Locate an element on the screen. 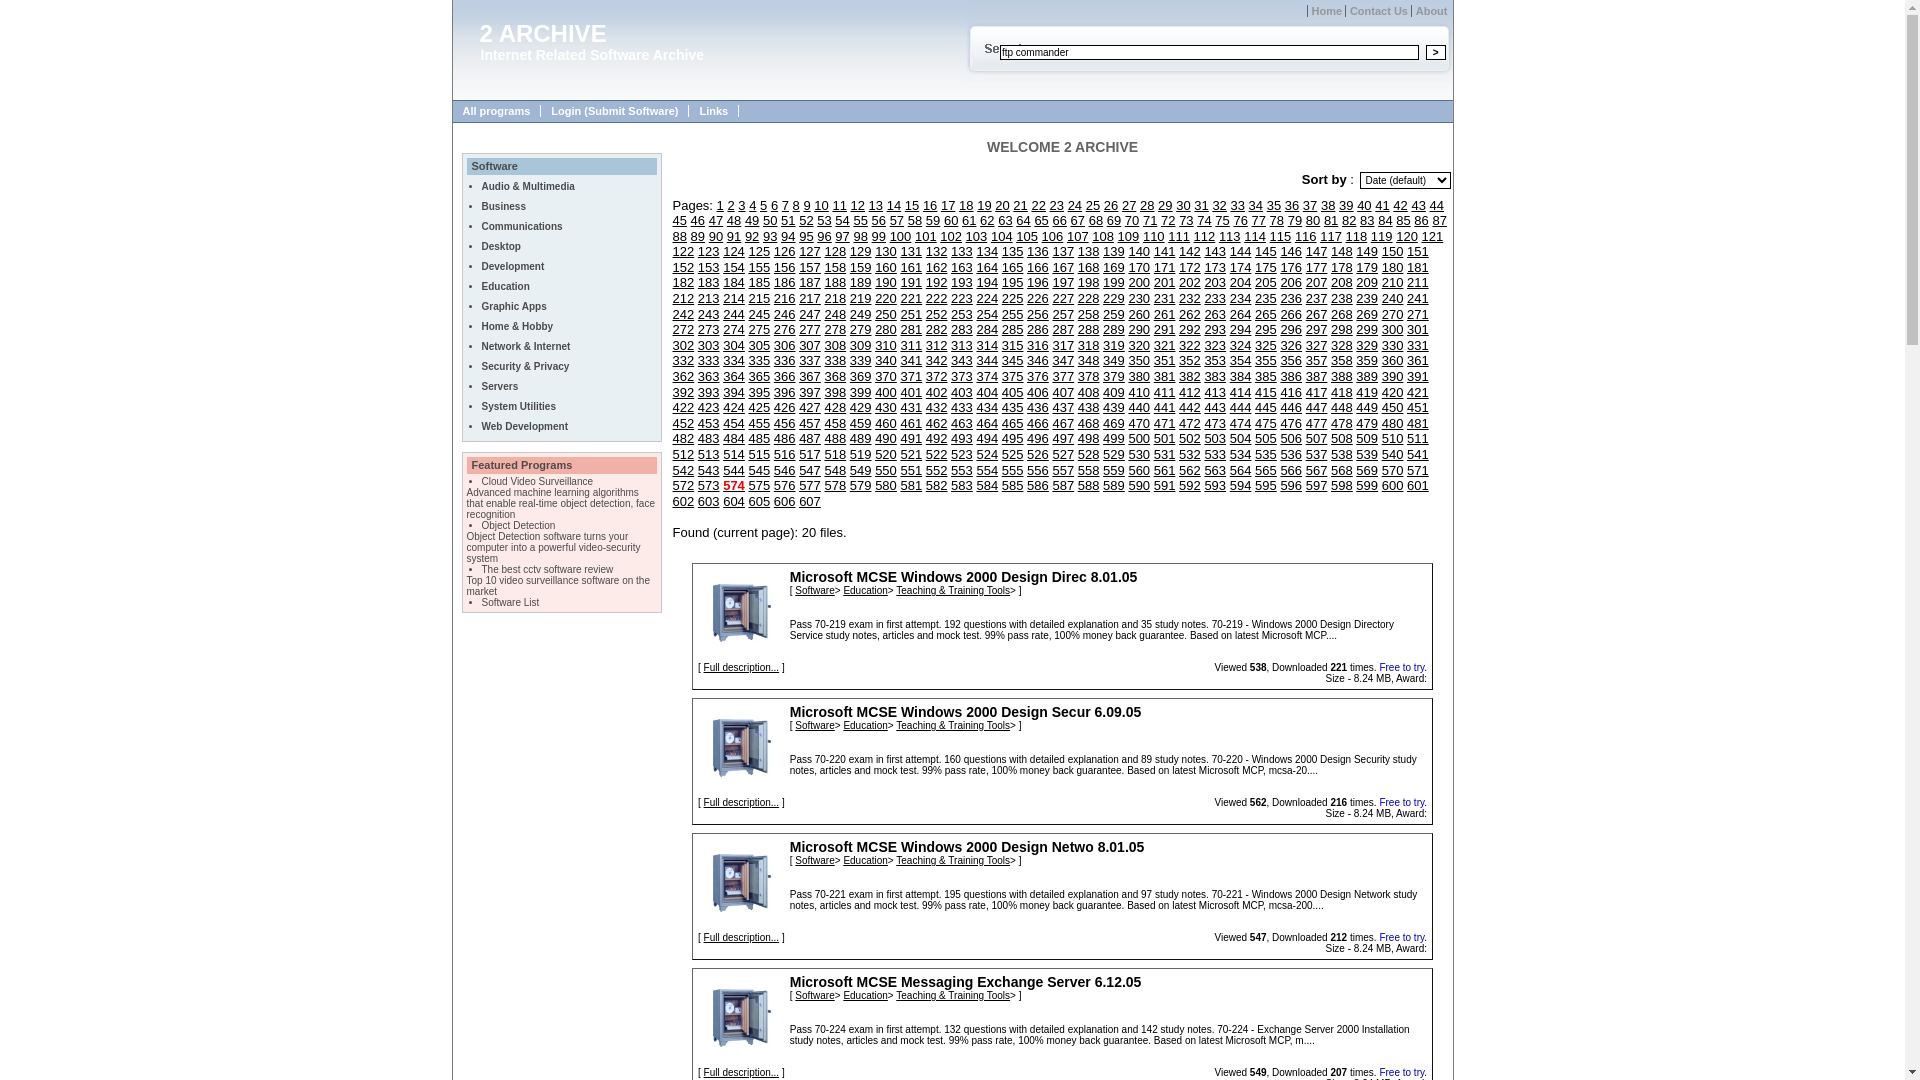 This screenshot has width=1920, height=1080. '44' is located at coordinates (1435, 205).